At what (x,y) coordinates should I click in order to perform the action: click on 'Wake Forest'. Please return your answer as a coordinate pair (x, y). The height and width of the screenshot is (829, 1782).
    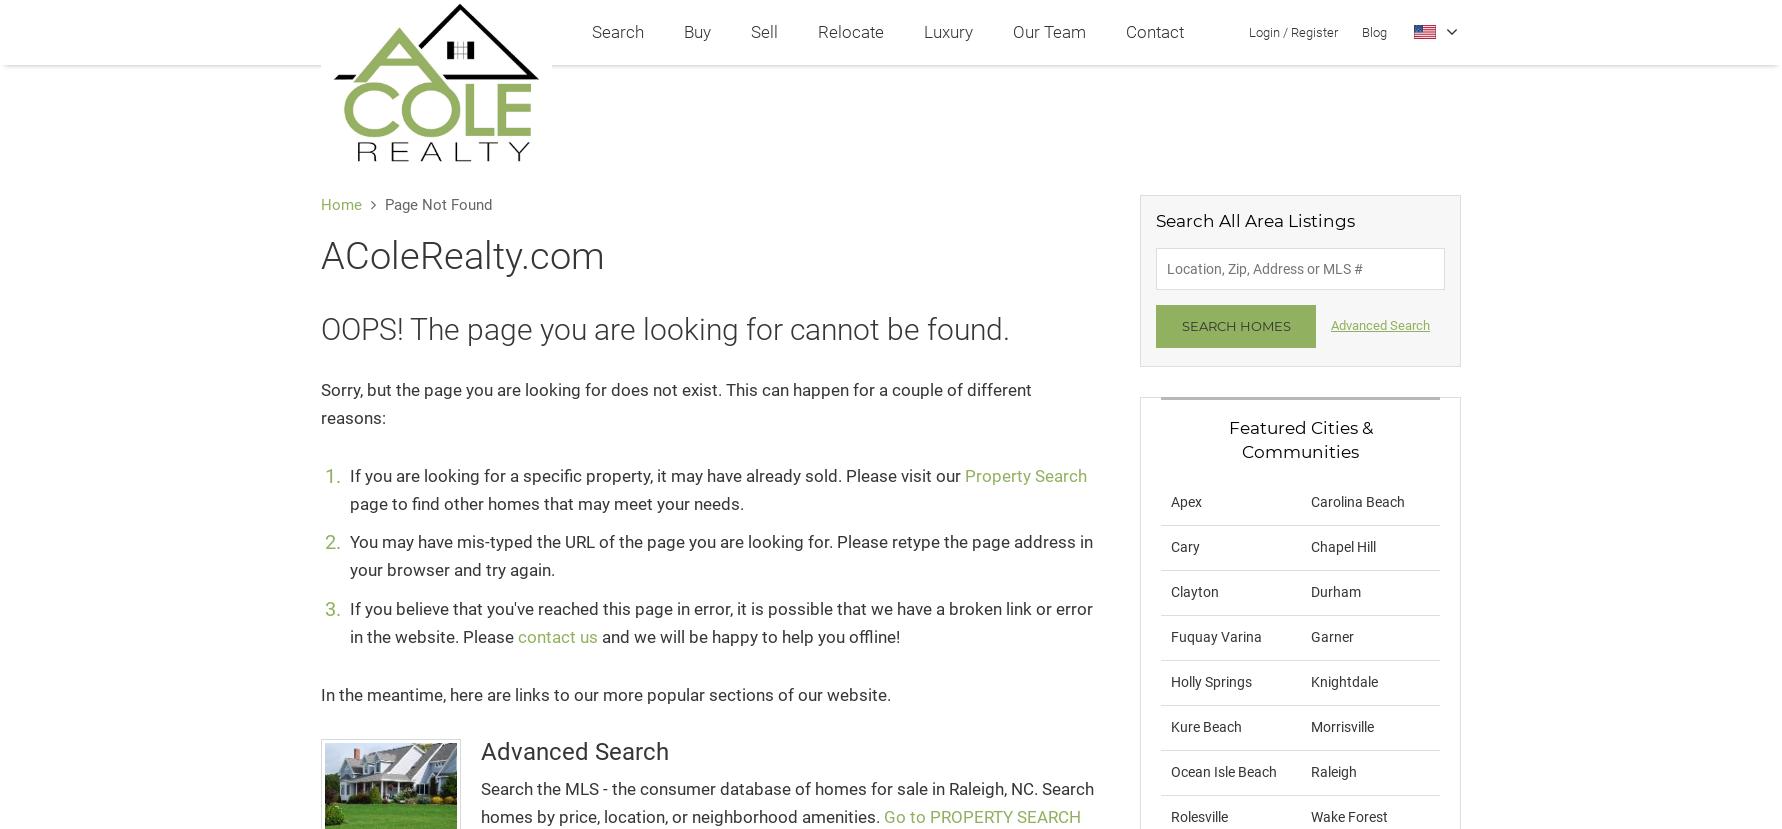
    Looking at the image, I should click on (1347, 814).